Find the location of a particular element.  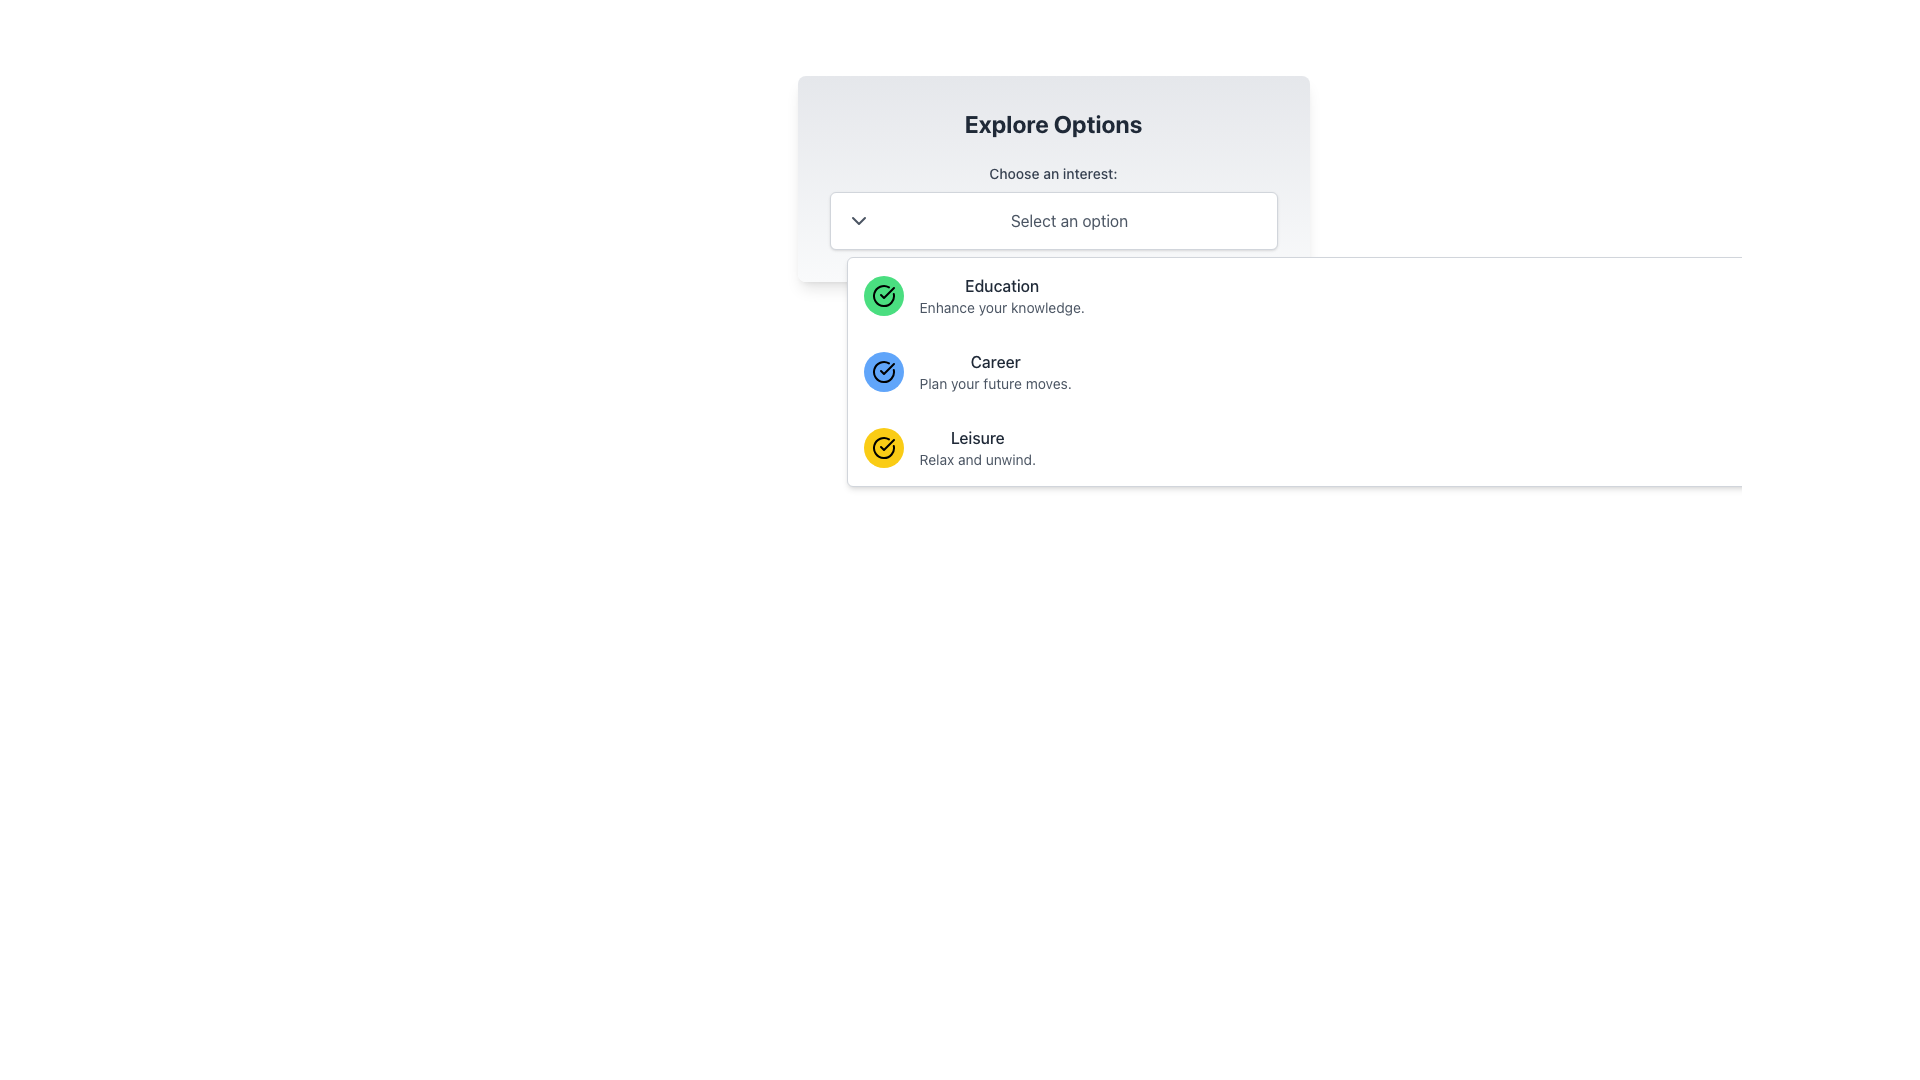

the Education icon, which serves as a visual identifier in the list item aligned with the text 'Education Enhance your knowledge.' is located at coordinates (882, 296).